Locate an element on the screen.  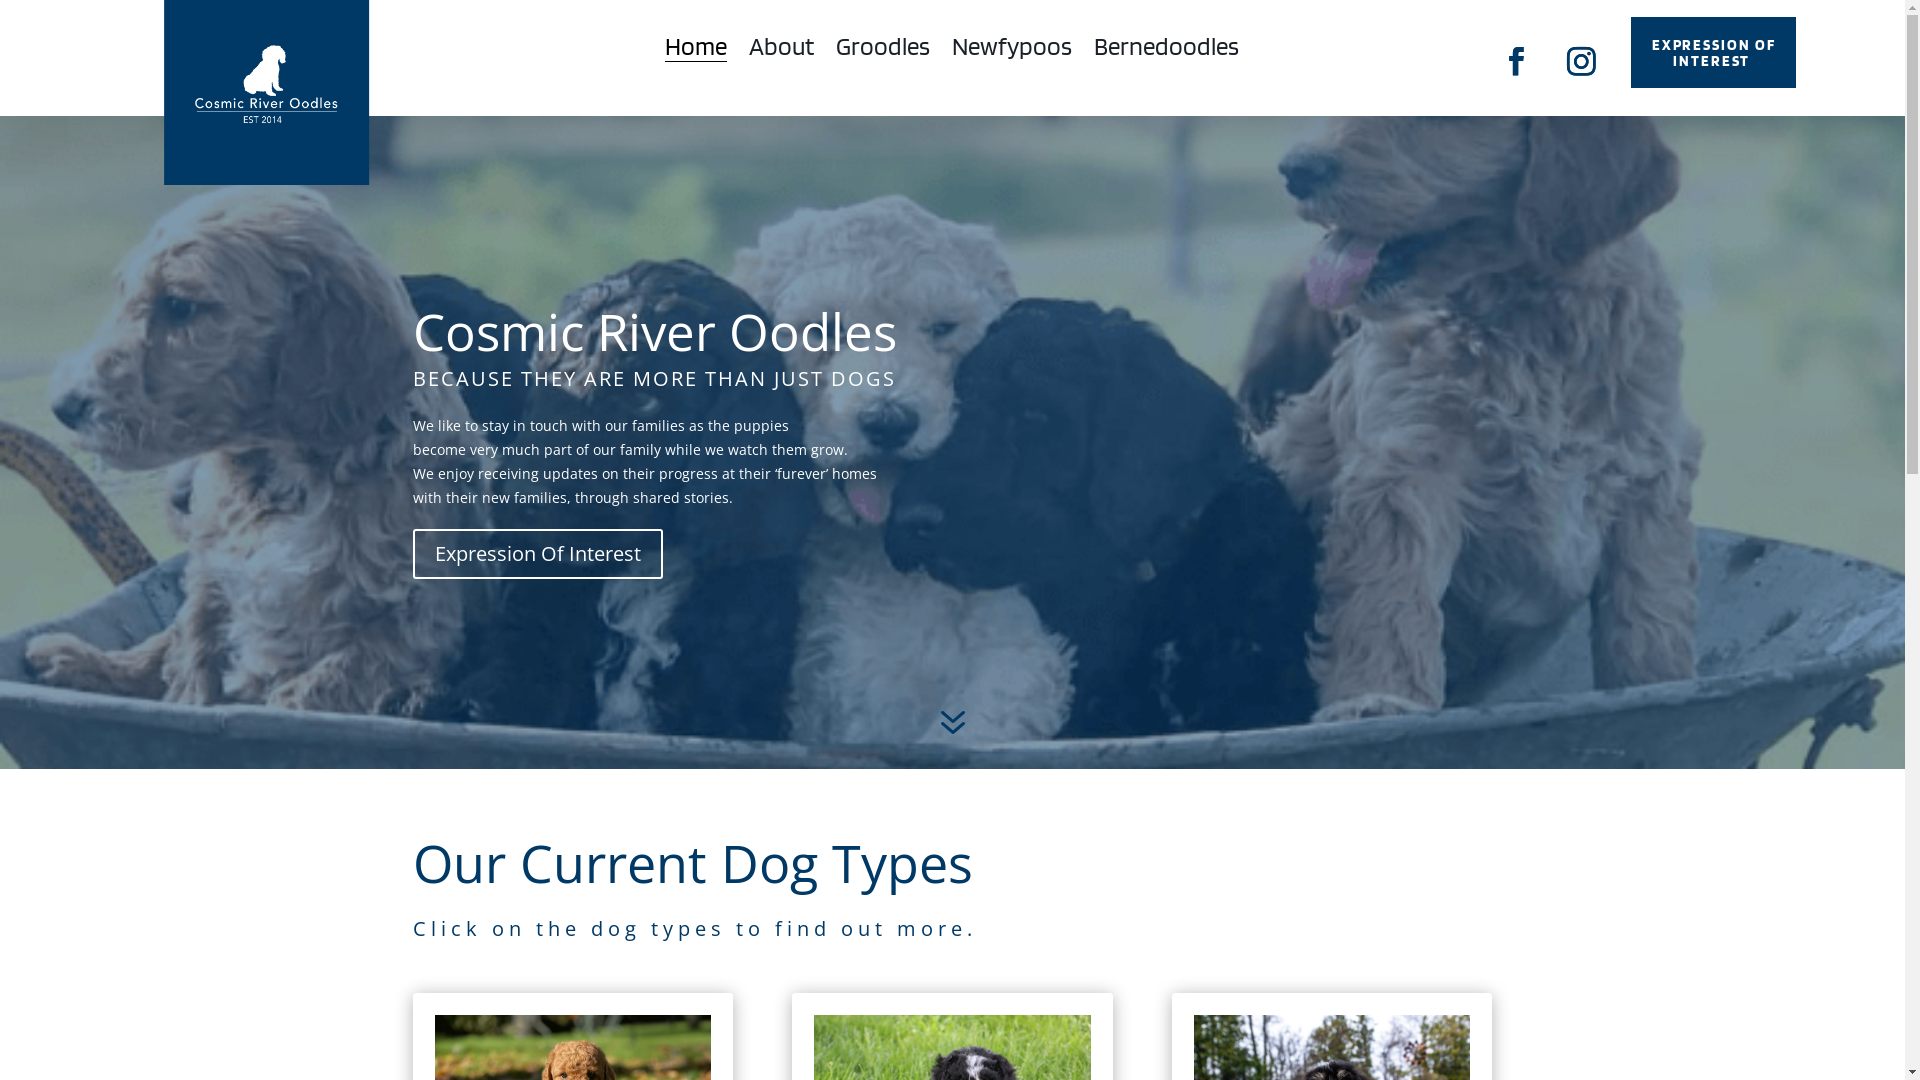
'Follow on Facebook' is located at coordinates (1516, 60).